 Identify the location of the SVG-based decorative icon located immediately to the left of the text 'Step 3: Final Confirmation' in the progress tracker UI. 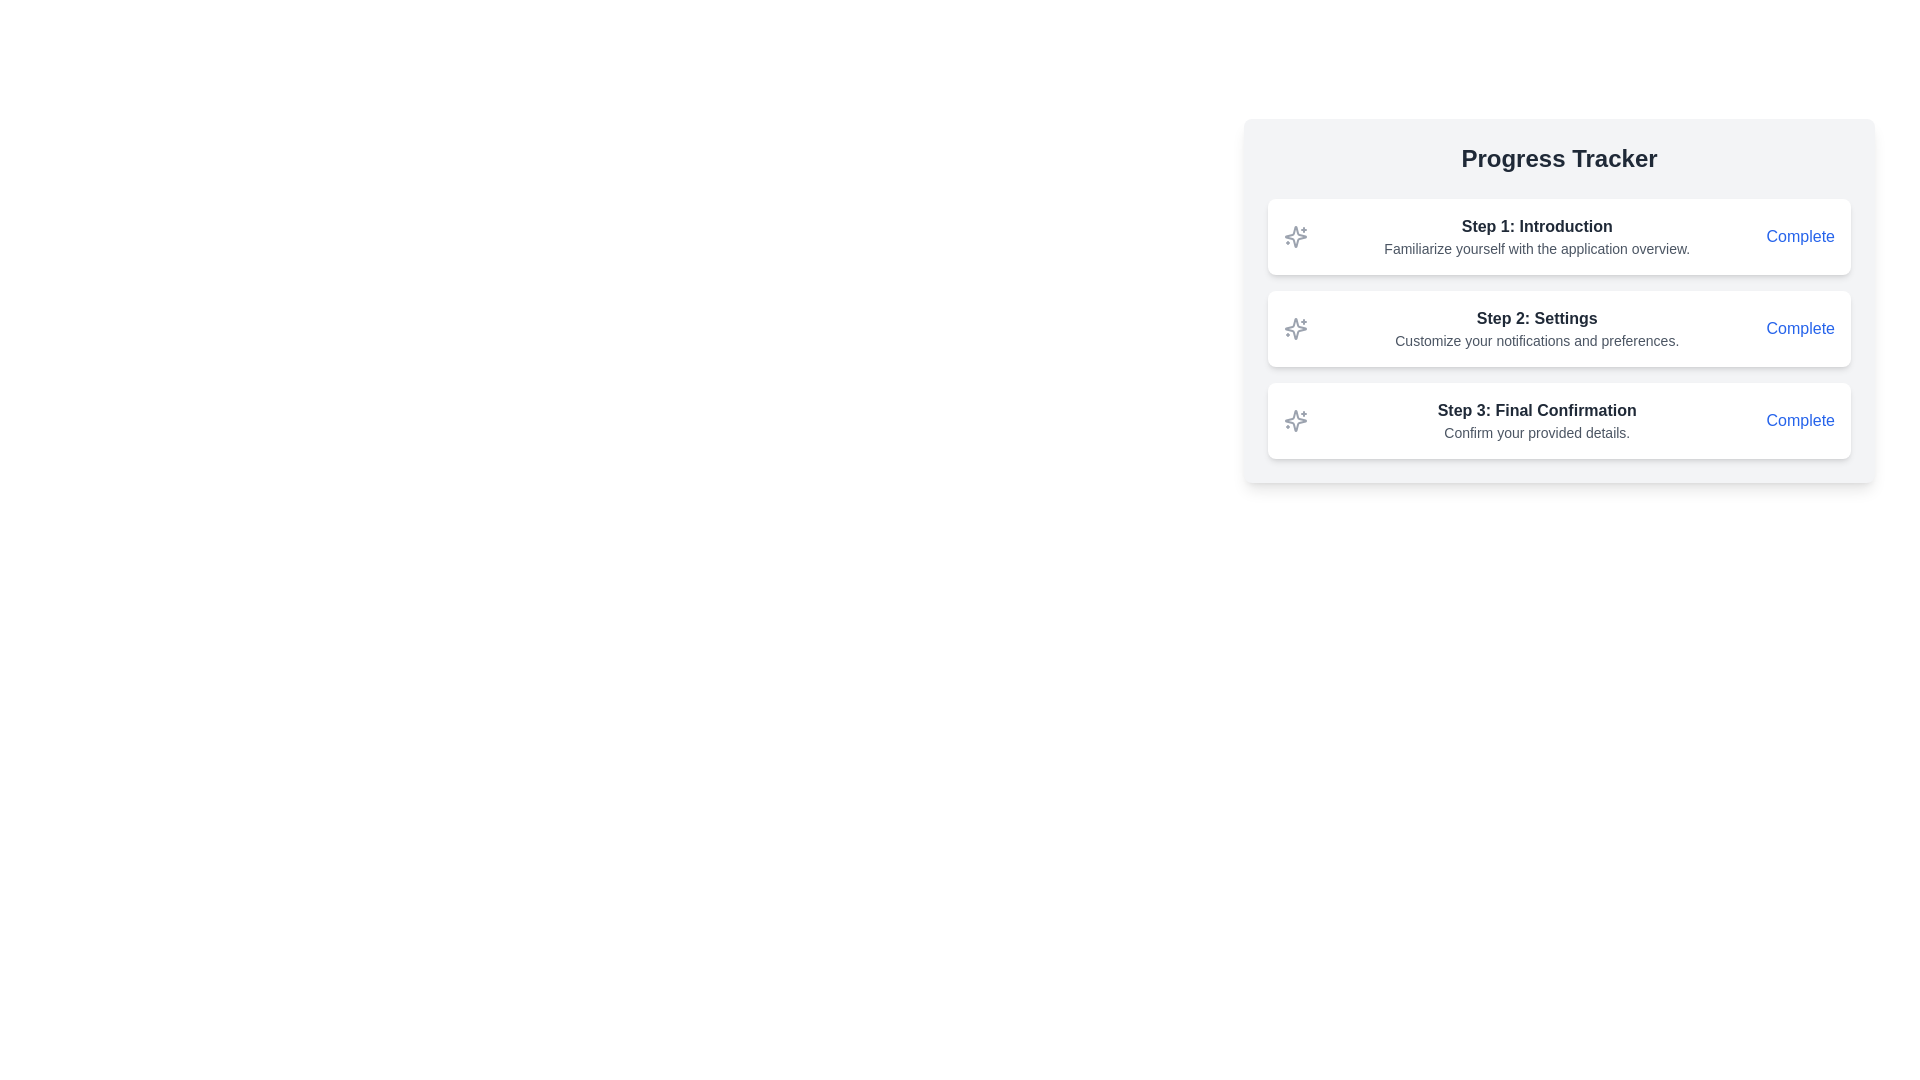
(1296, 419).